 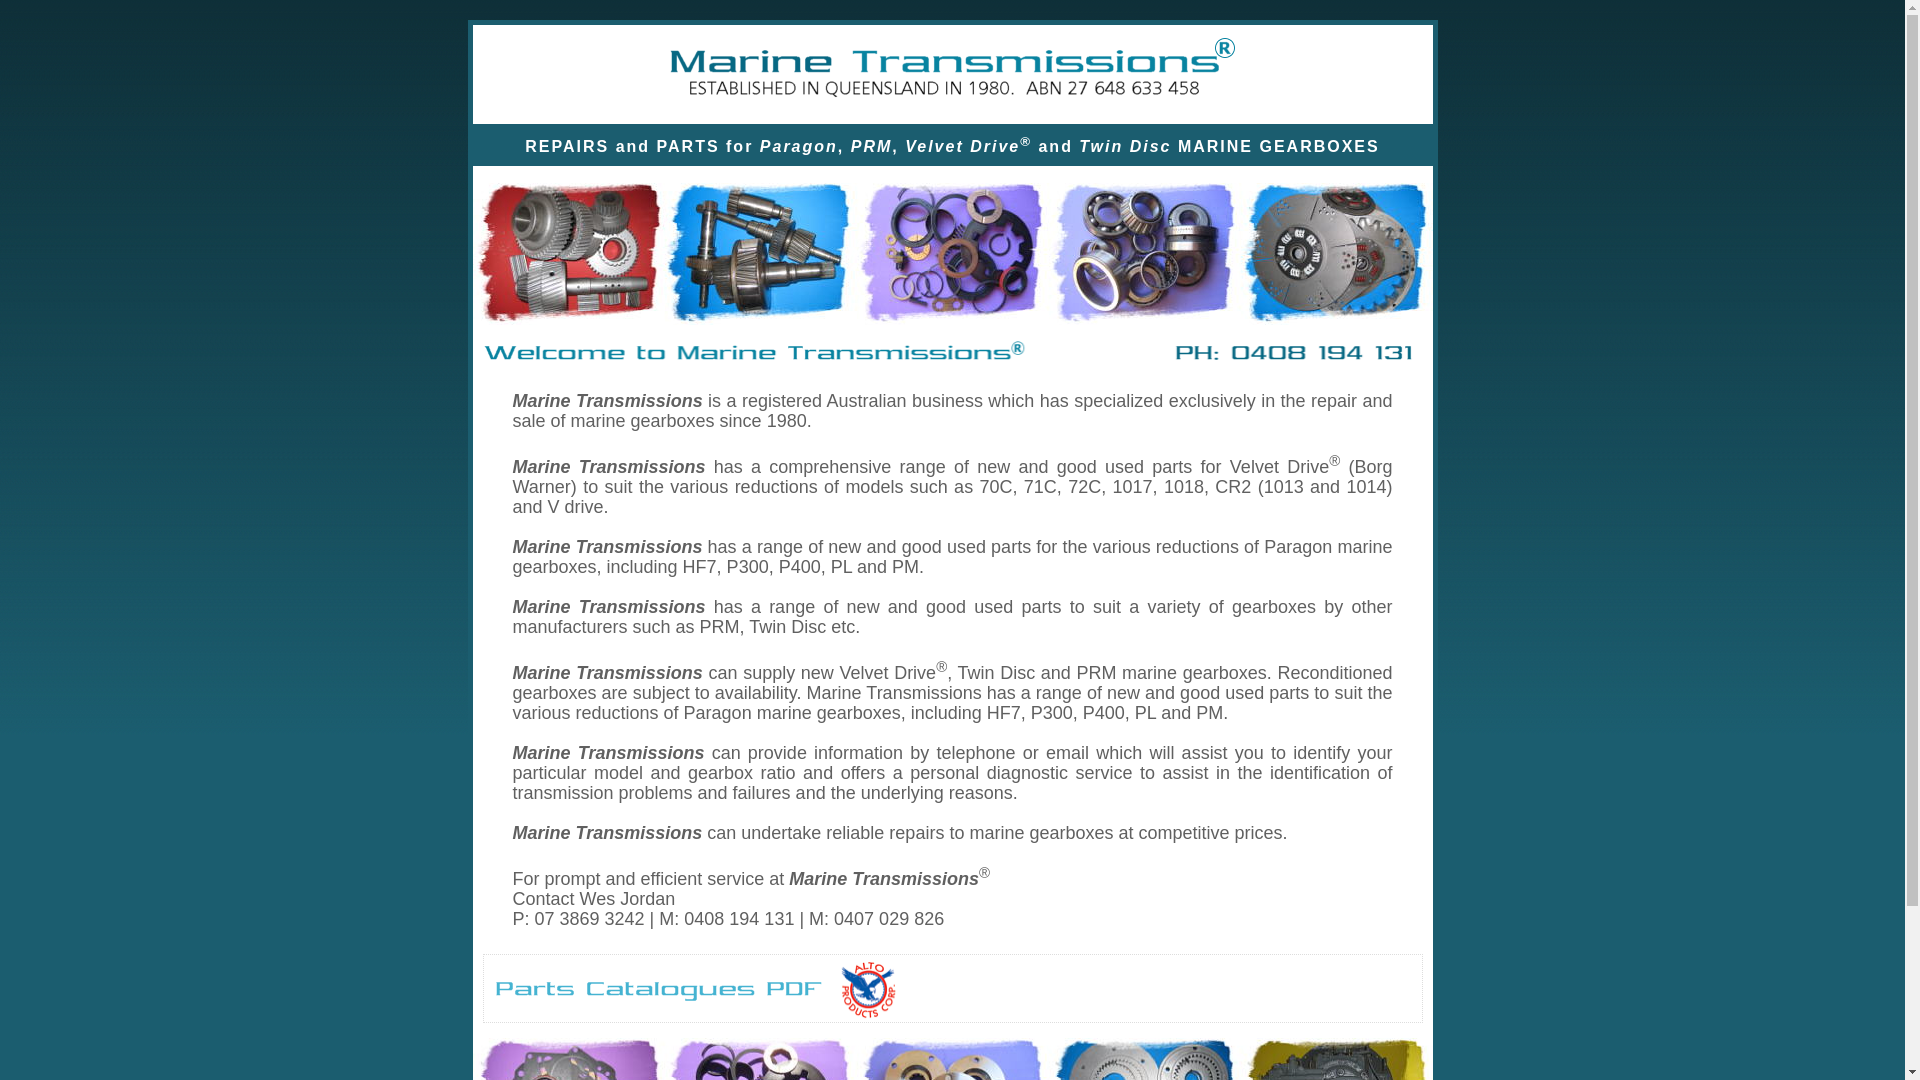 What do you see at coordinates (868, 990) in the screenshot?
I see `'Alto Products Corp PDF - Click to download'` at bounding box center [868, 990].